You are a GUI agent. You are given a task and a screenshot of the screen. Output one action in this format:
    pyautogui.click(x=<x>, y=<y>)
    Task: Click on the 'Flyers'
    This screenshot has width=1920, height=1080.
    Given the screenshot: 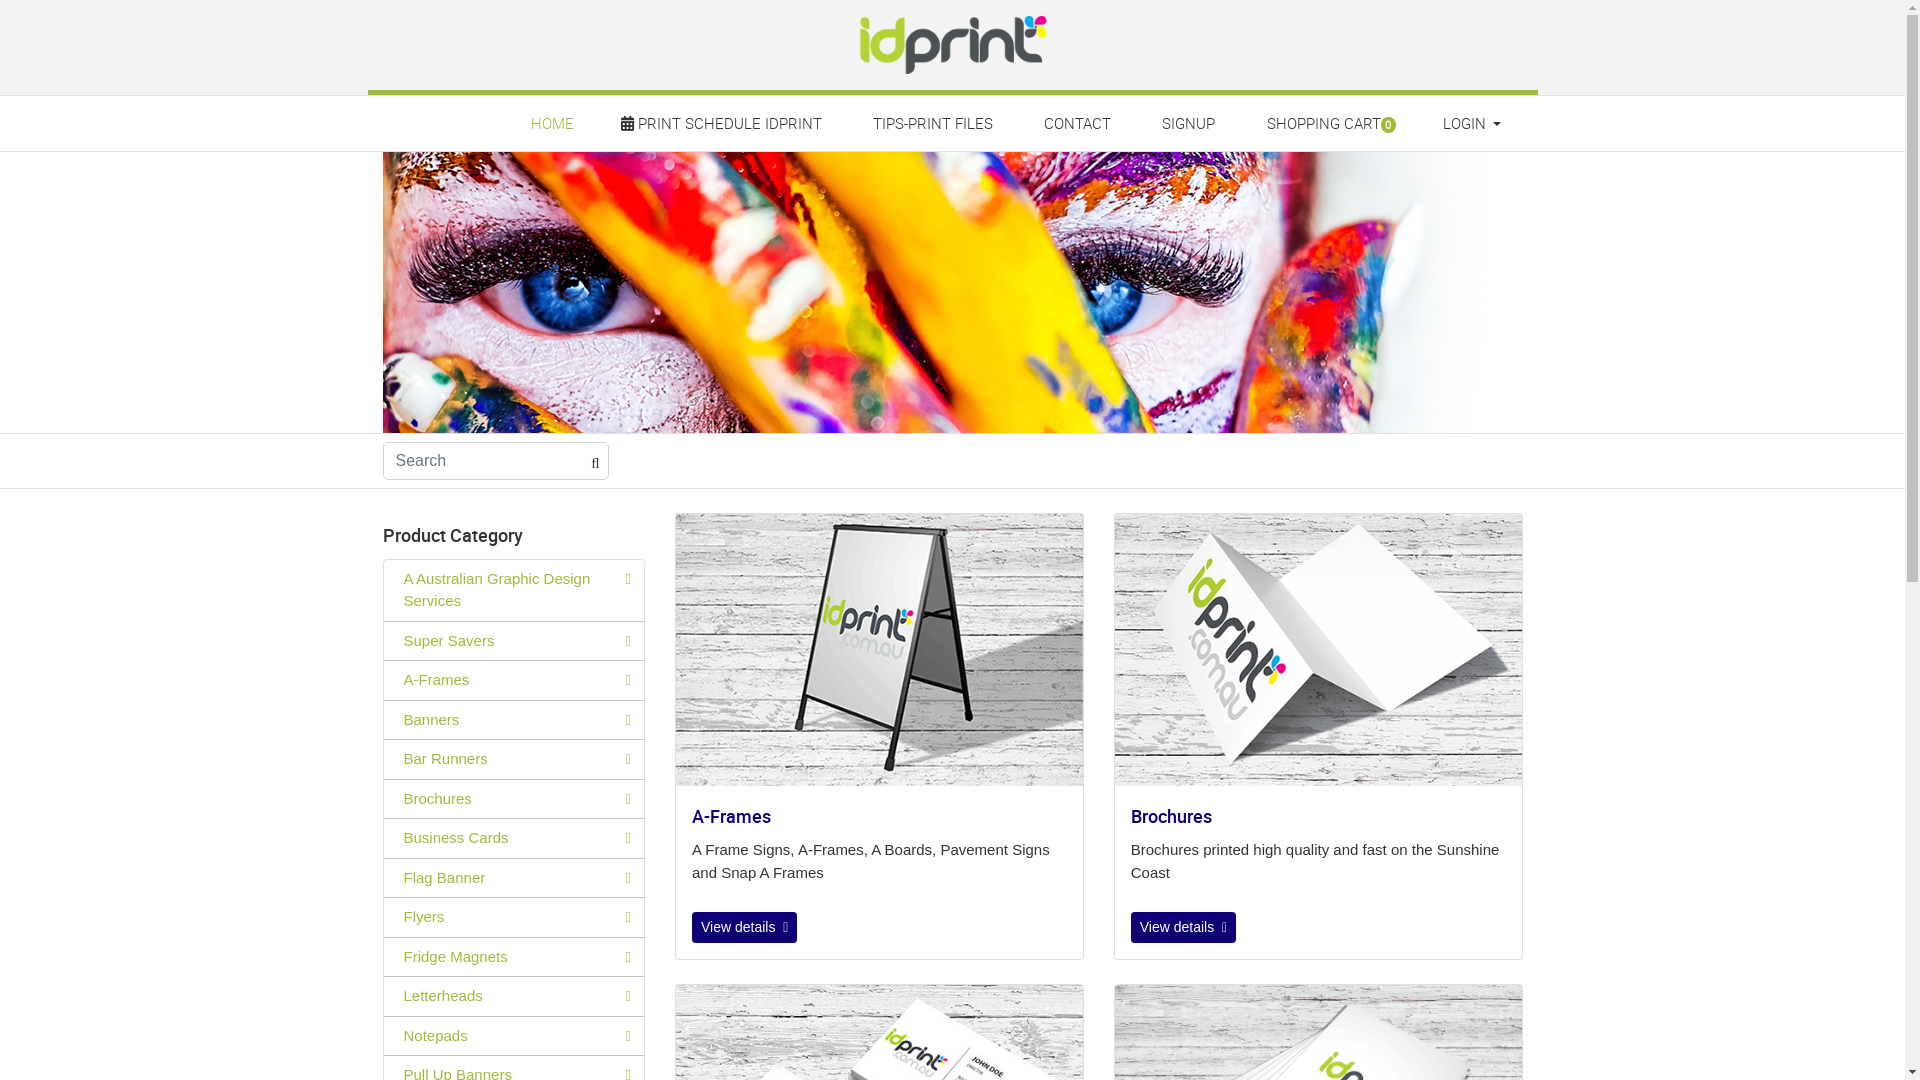 What is the action you would take?
    pyautogui.click(x=514, y=917)
    